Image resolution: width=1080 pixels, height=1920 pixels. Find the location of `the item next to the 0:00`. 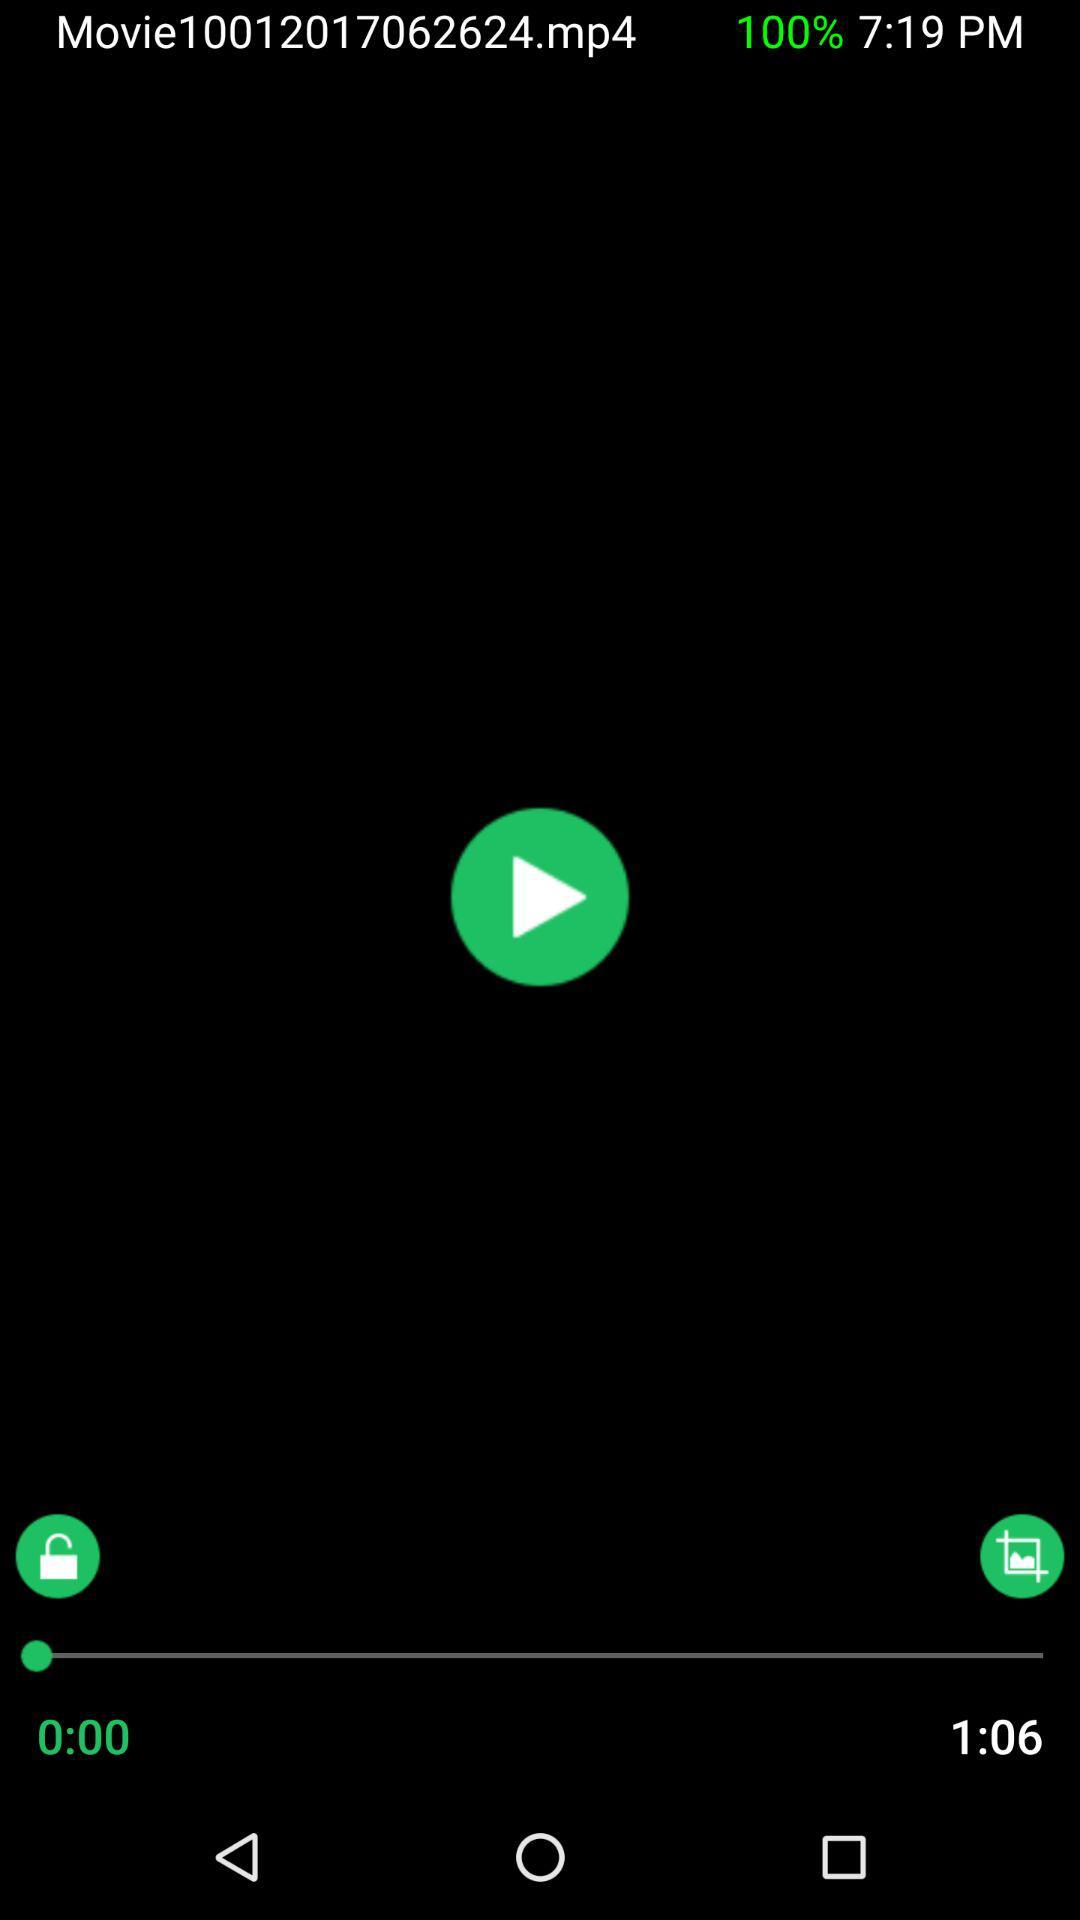

the item next to the 0:00 is located at coordinates (955, 1734).